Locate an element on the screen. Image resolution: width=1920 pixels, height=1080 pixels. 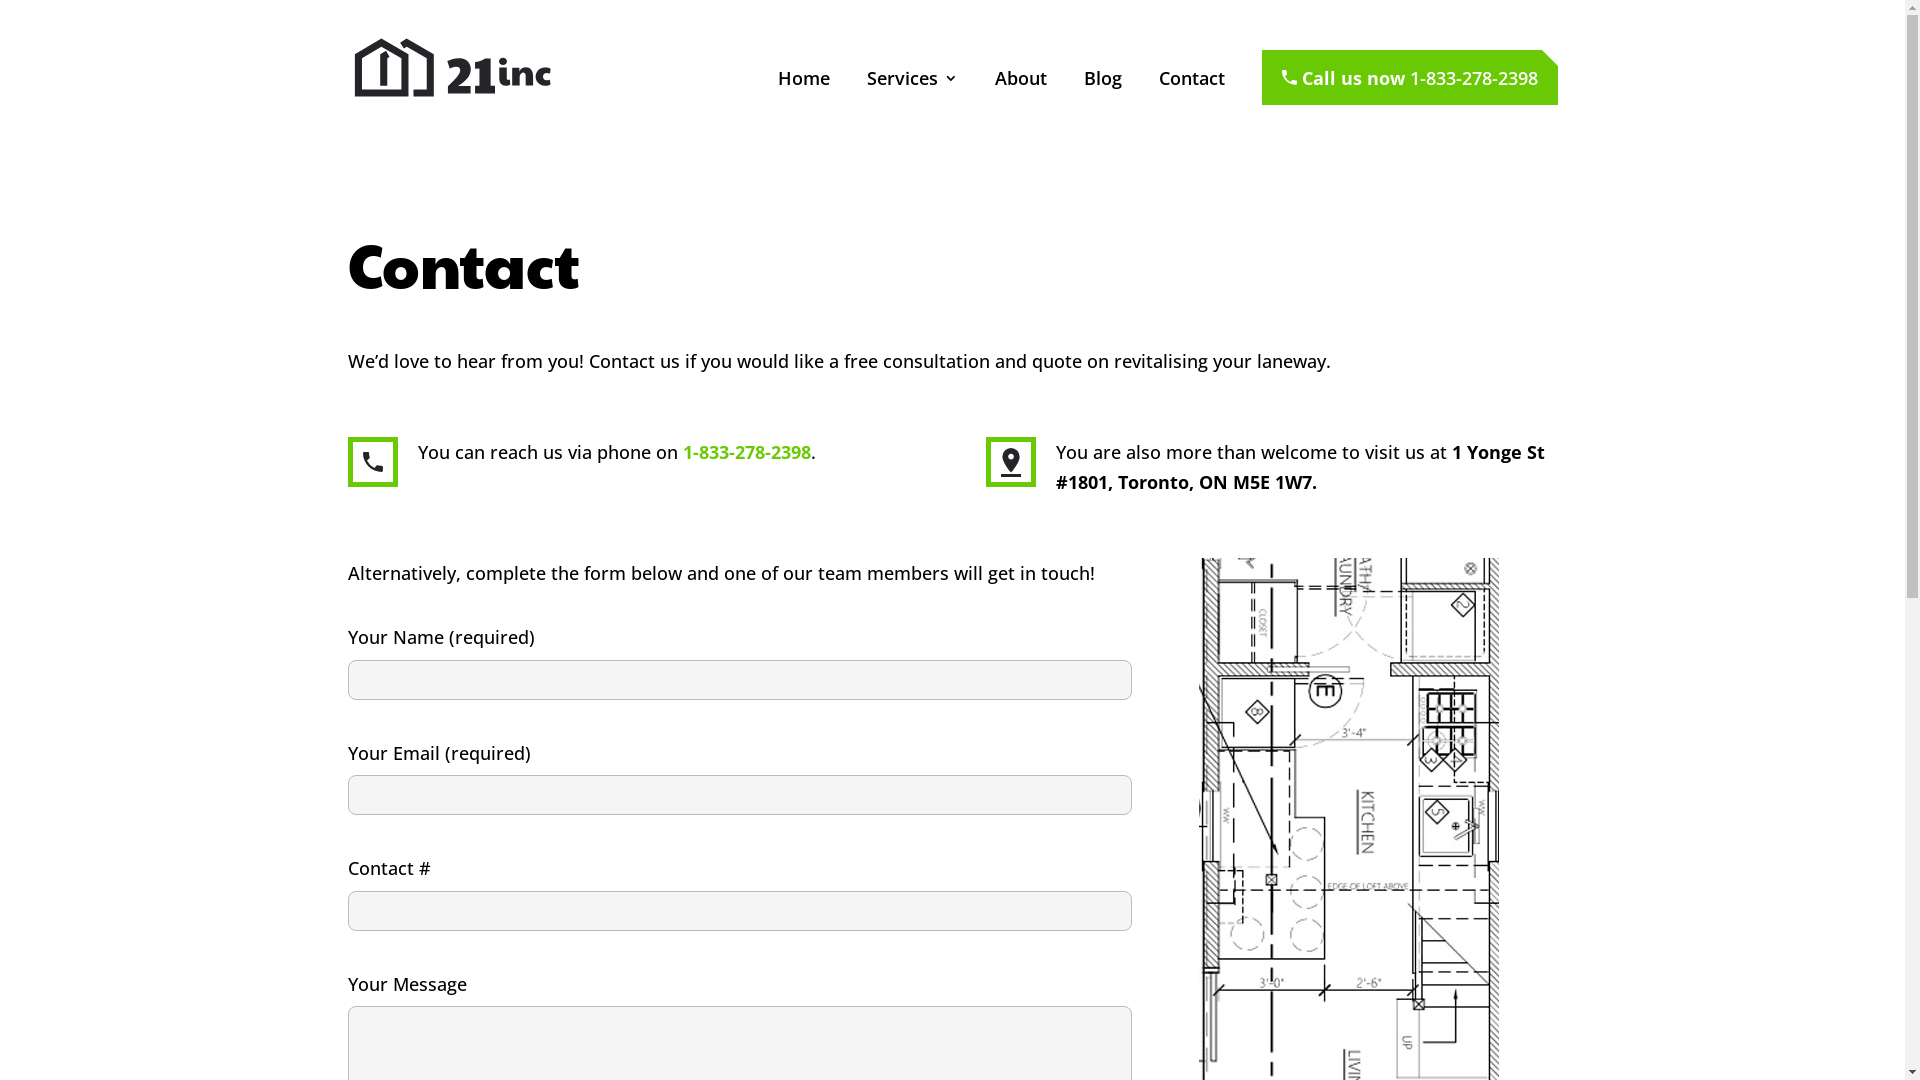
'1-833-278-2398' is located at coordinates (744, 451).